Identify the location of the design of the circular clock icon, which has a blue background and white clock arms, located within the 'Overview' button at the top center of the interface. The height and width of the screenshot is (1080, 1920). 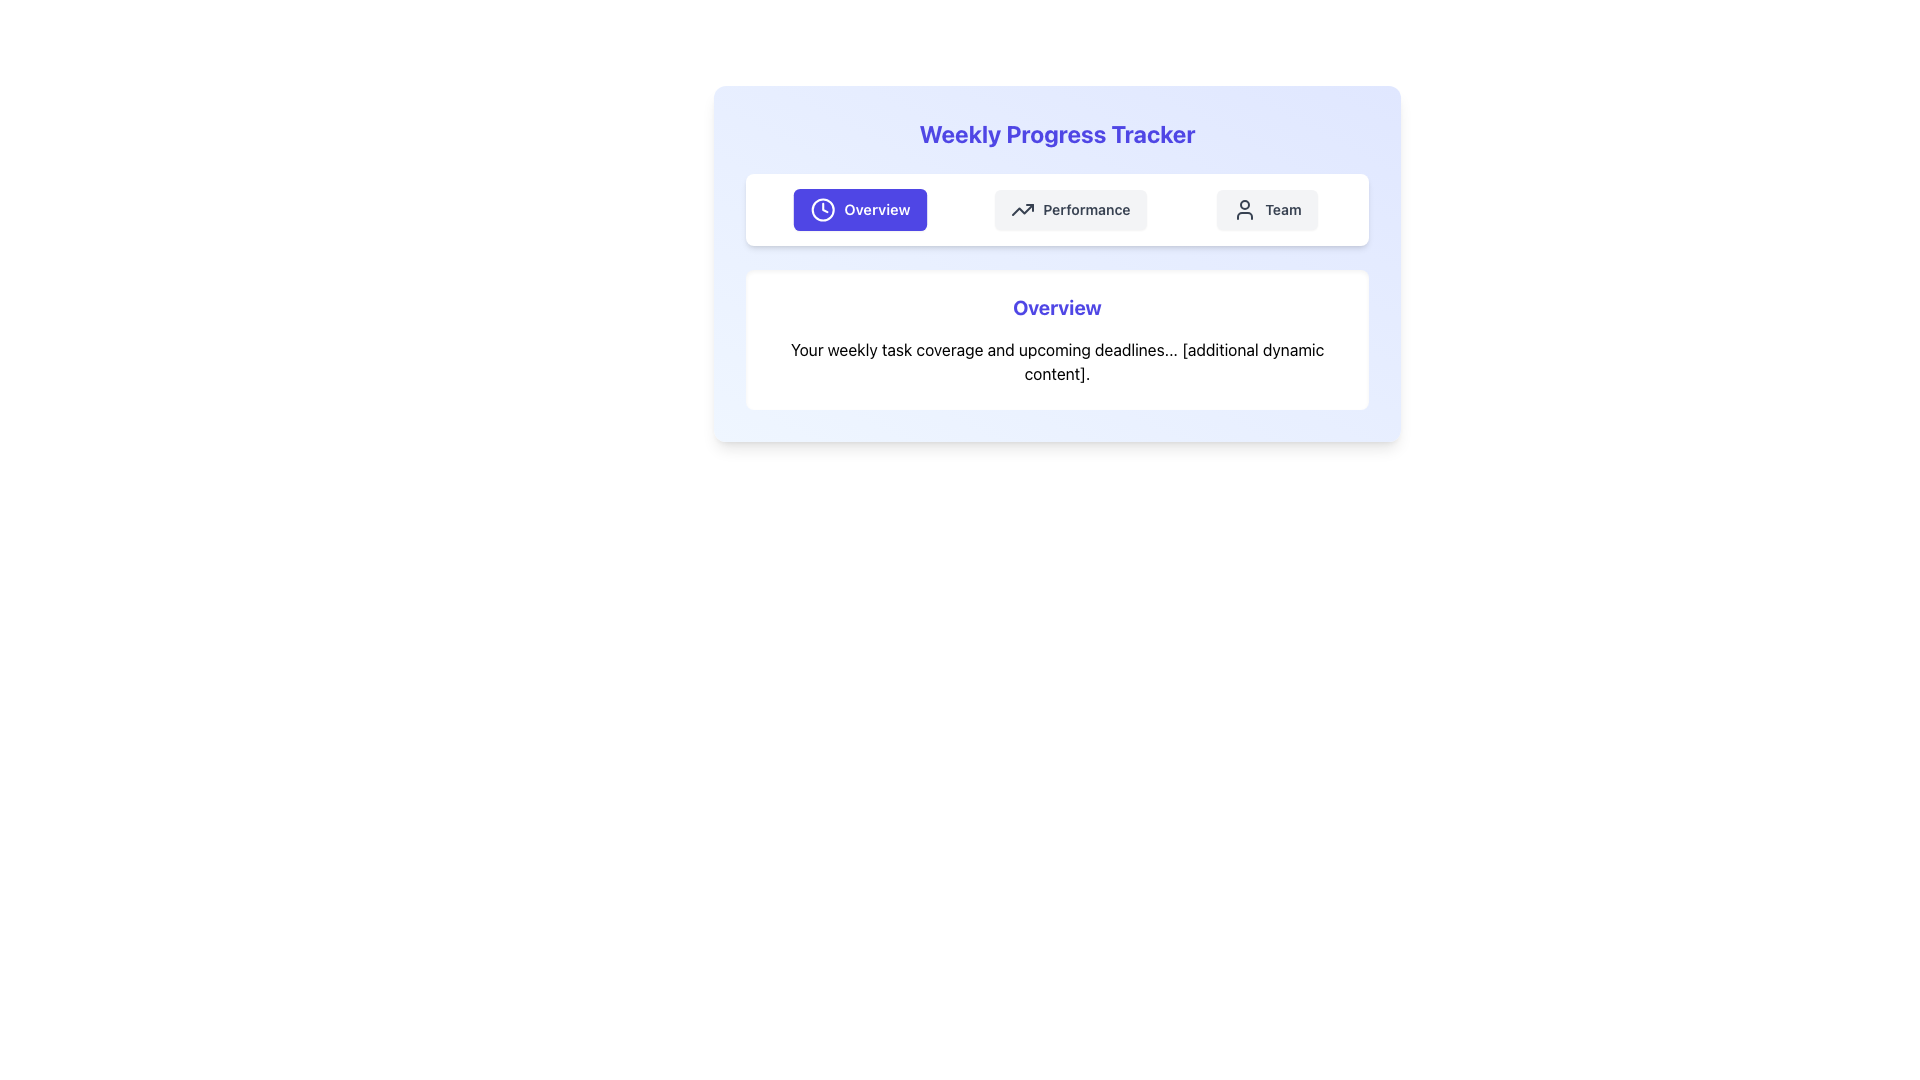
(823, 209).